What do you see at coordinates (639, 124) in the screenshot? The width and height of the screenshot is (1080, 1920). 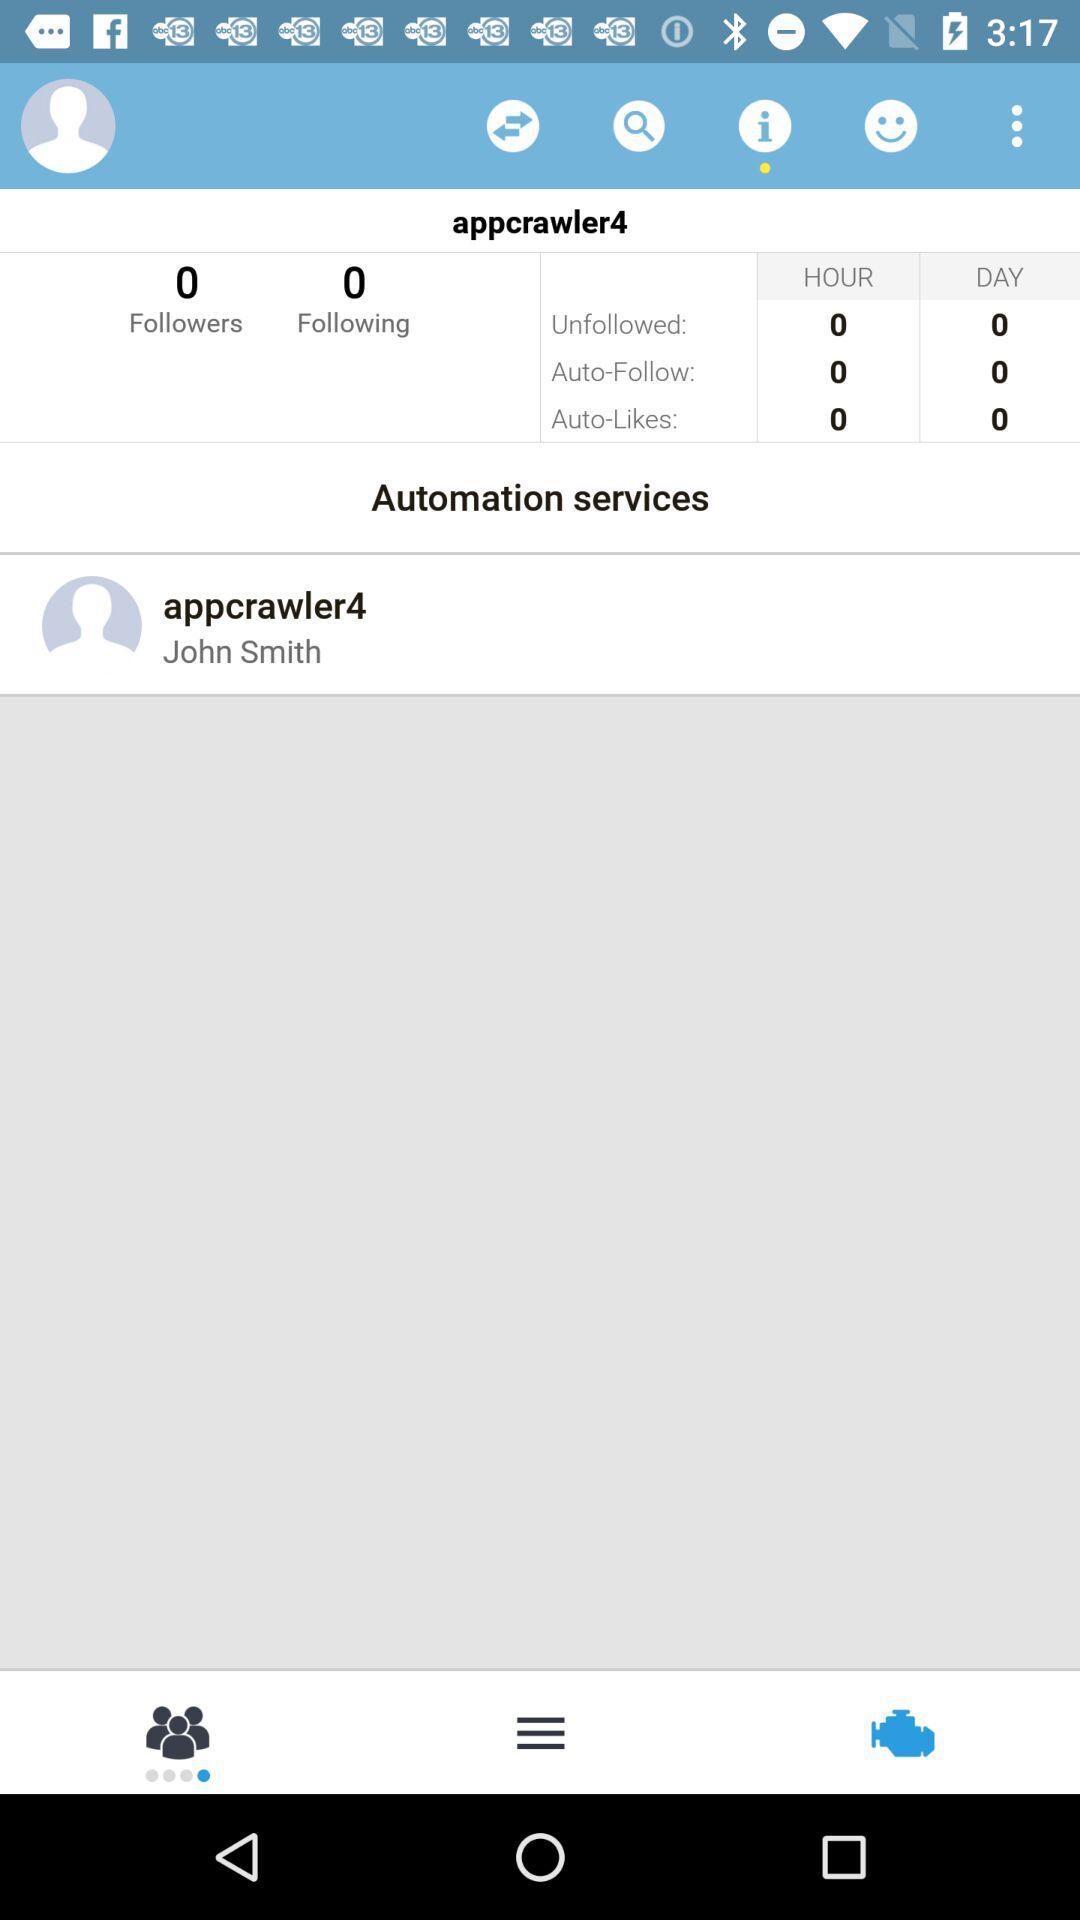 I see `search button` at bounding box center [639, 124].